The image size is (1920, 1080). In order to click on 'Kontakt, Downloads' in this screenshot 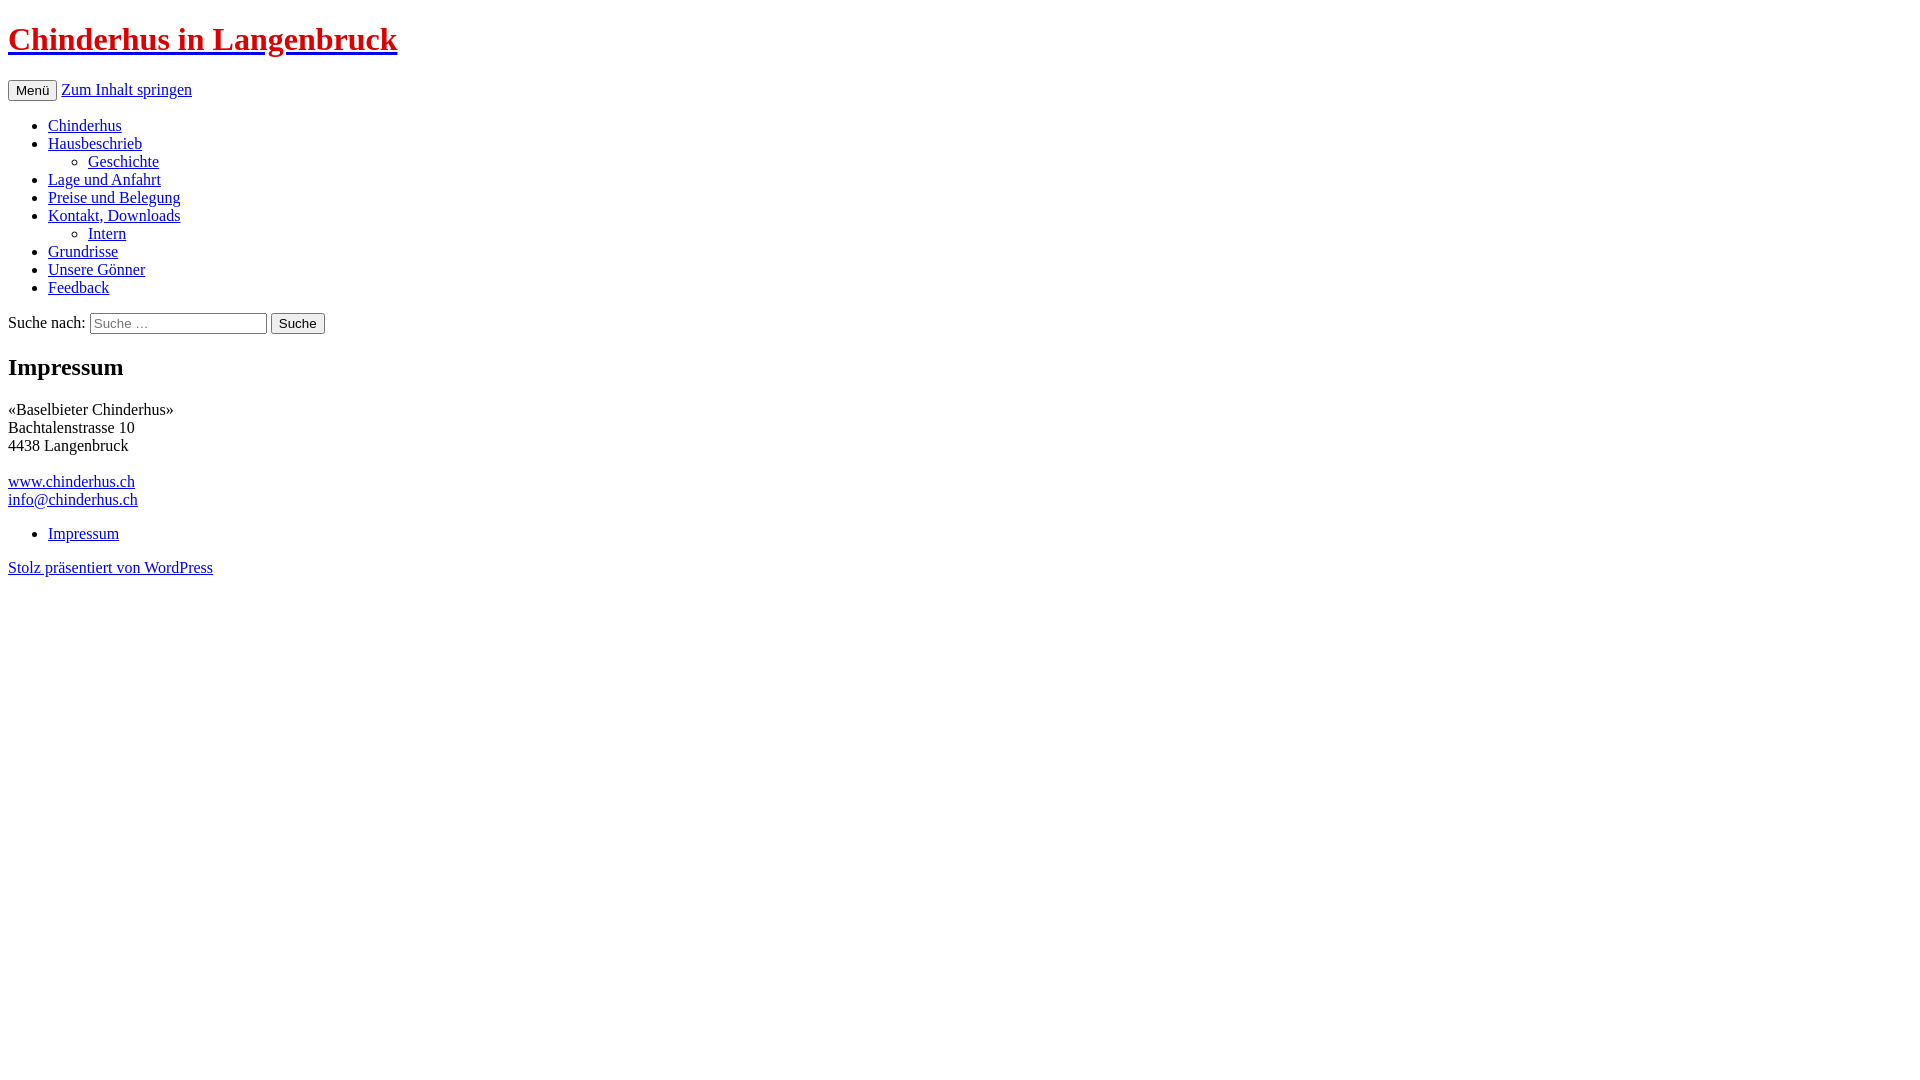, I will do `click(113, 215)`.